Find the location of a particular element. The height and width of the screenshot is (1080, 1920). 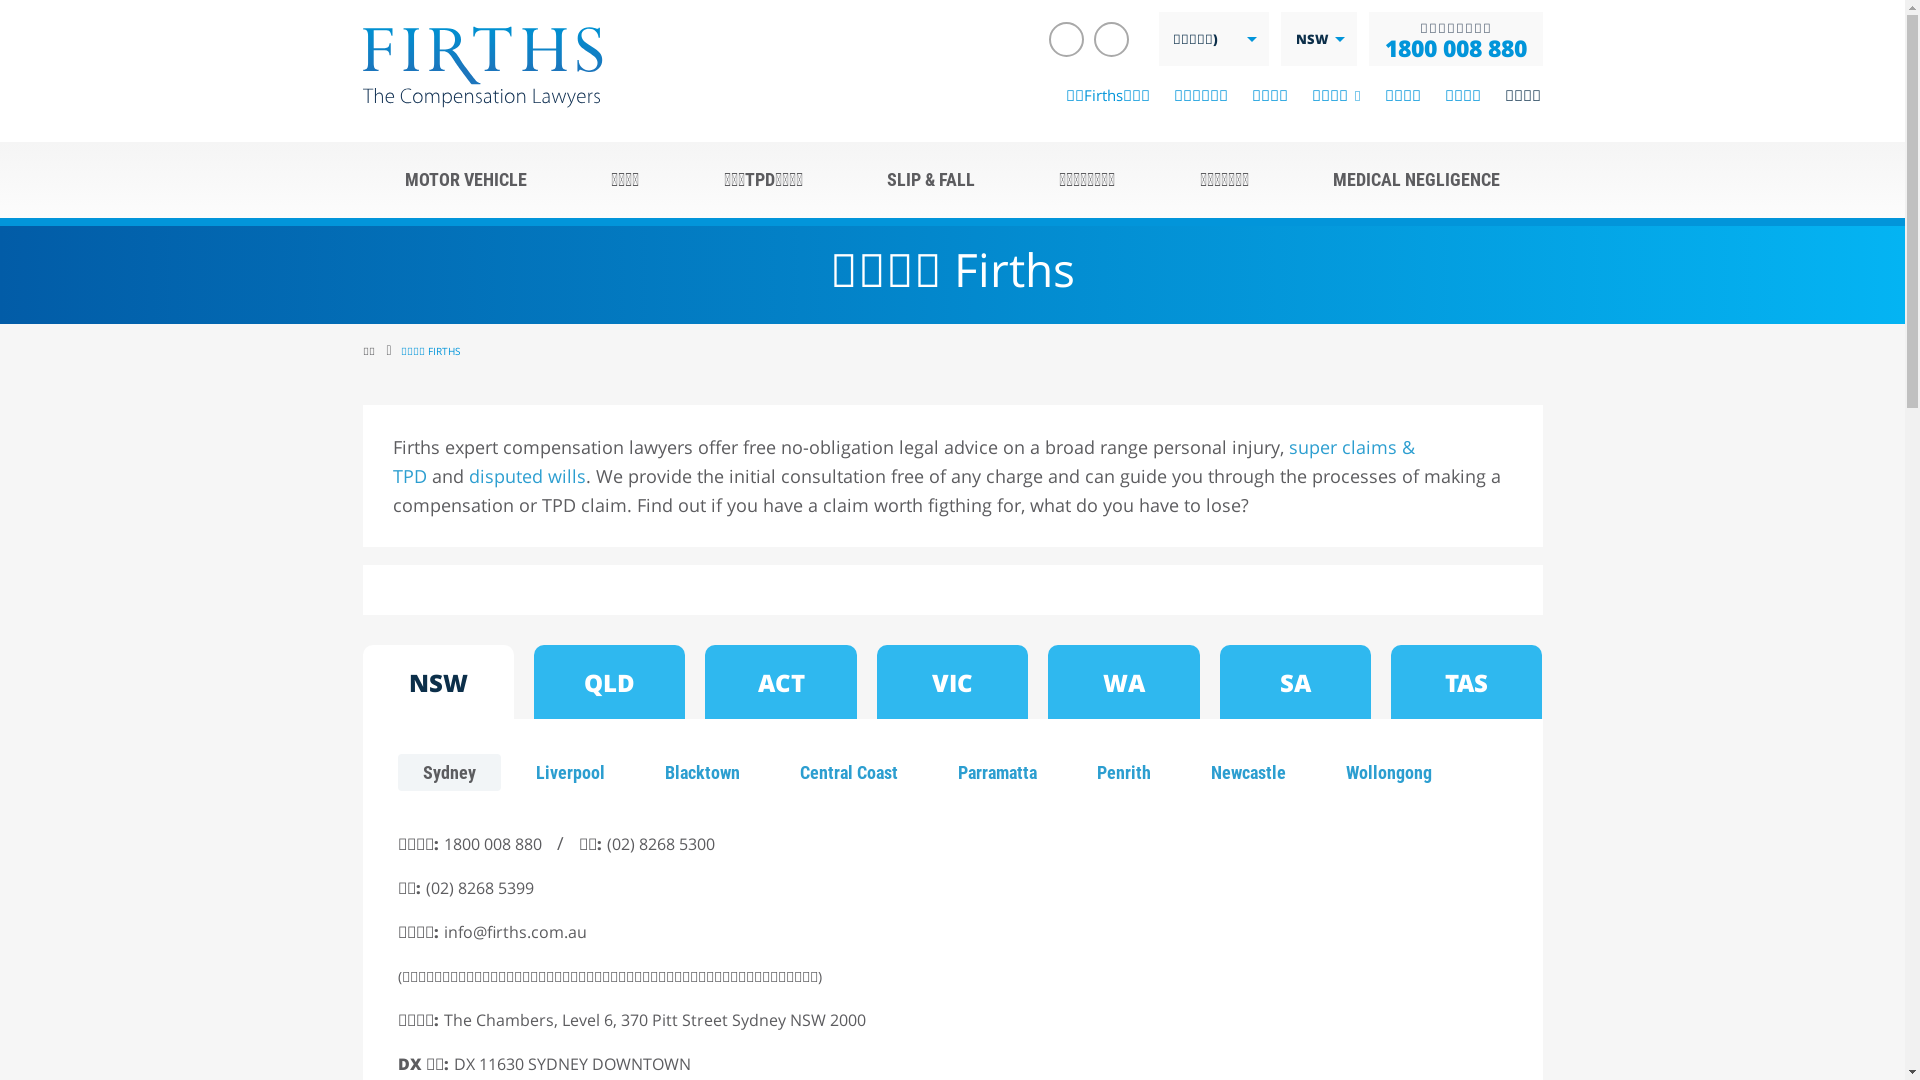

'WA' is located at coordinates (1123, 681).